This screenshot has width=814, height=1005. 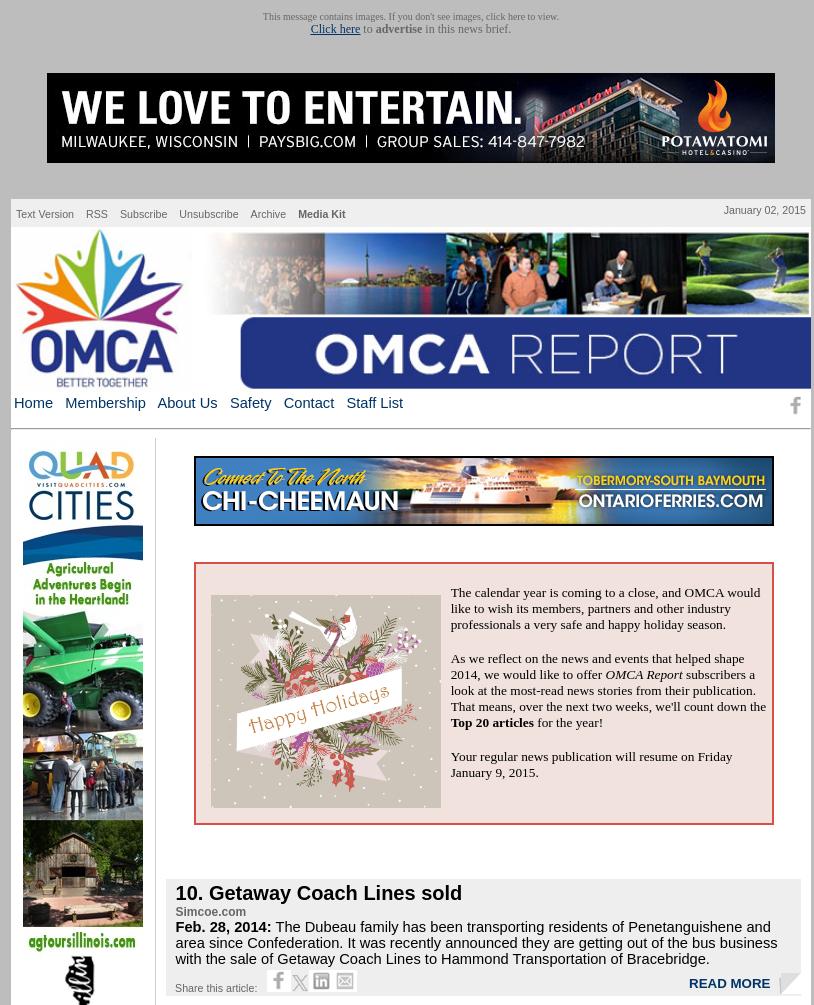 What do you see at coordinates (398, 29) in the screenshot?
I see `'advertise'` at bounding box center [398, 29].